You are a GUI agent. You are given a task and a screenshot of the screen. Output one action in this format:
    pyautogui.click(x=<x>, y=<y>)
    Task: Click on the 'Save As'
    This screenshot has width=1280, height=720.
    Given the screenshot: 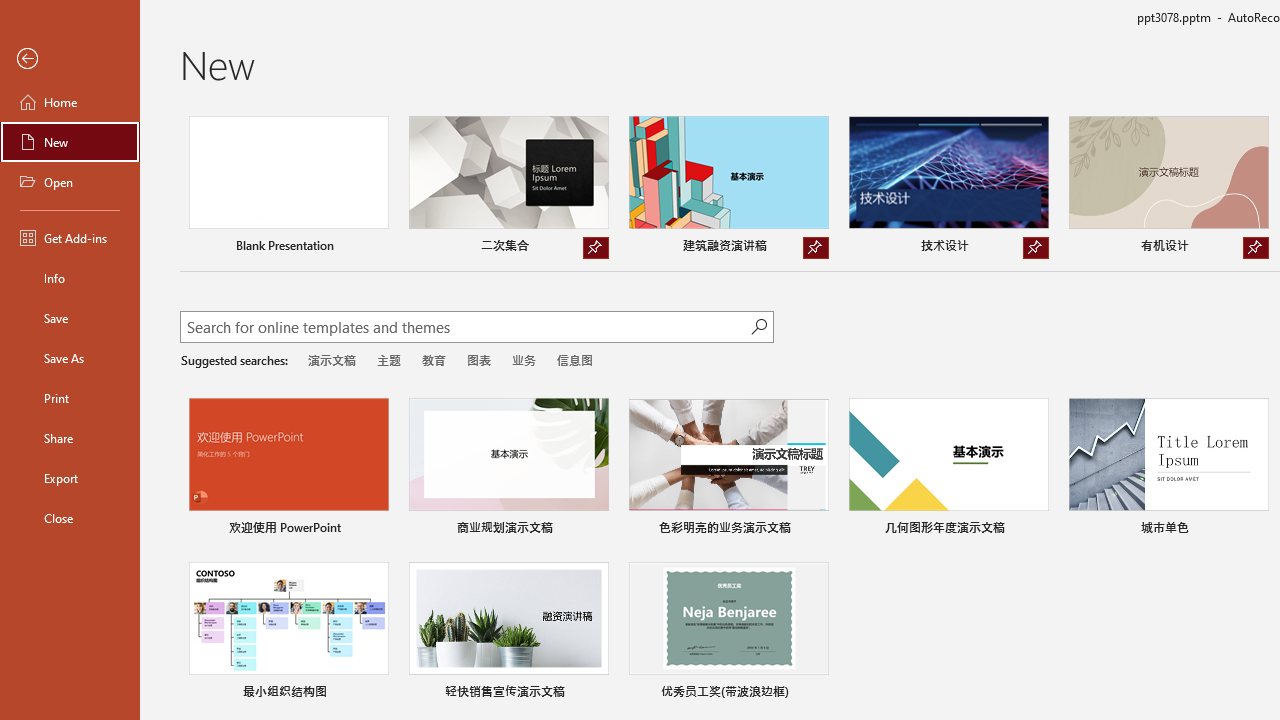 What is the action you would take?
    pyautogui.click(x=69, y=356)
    